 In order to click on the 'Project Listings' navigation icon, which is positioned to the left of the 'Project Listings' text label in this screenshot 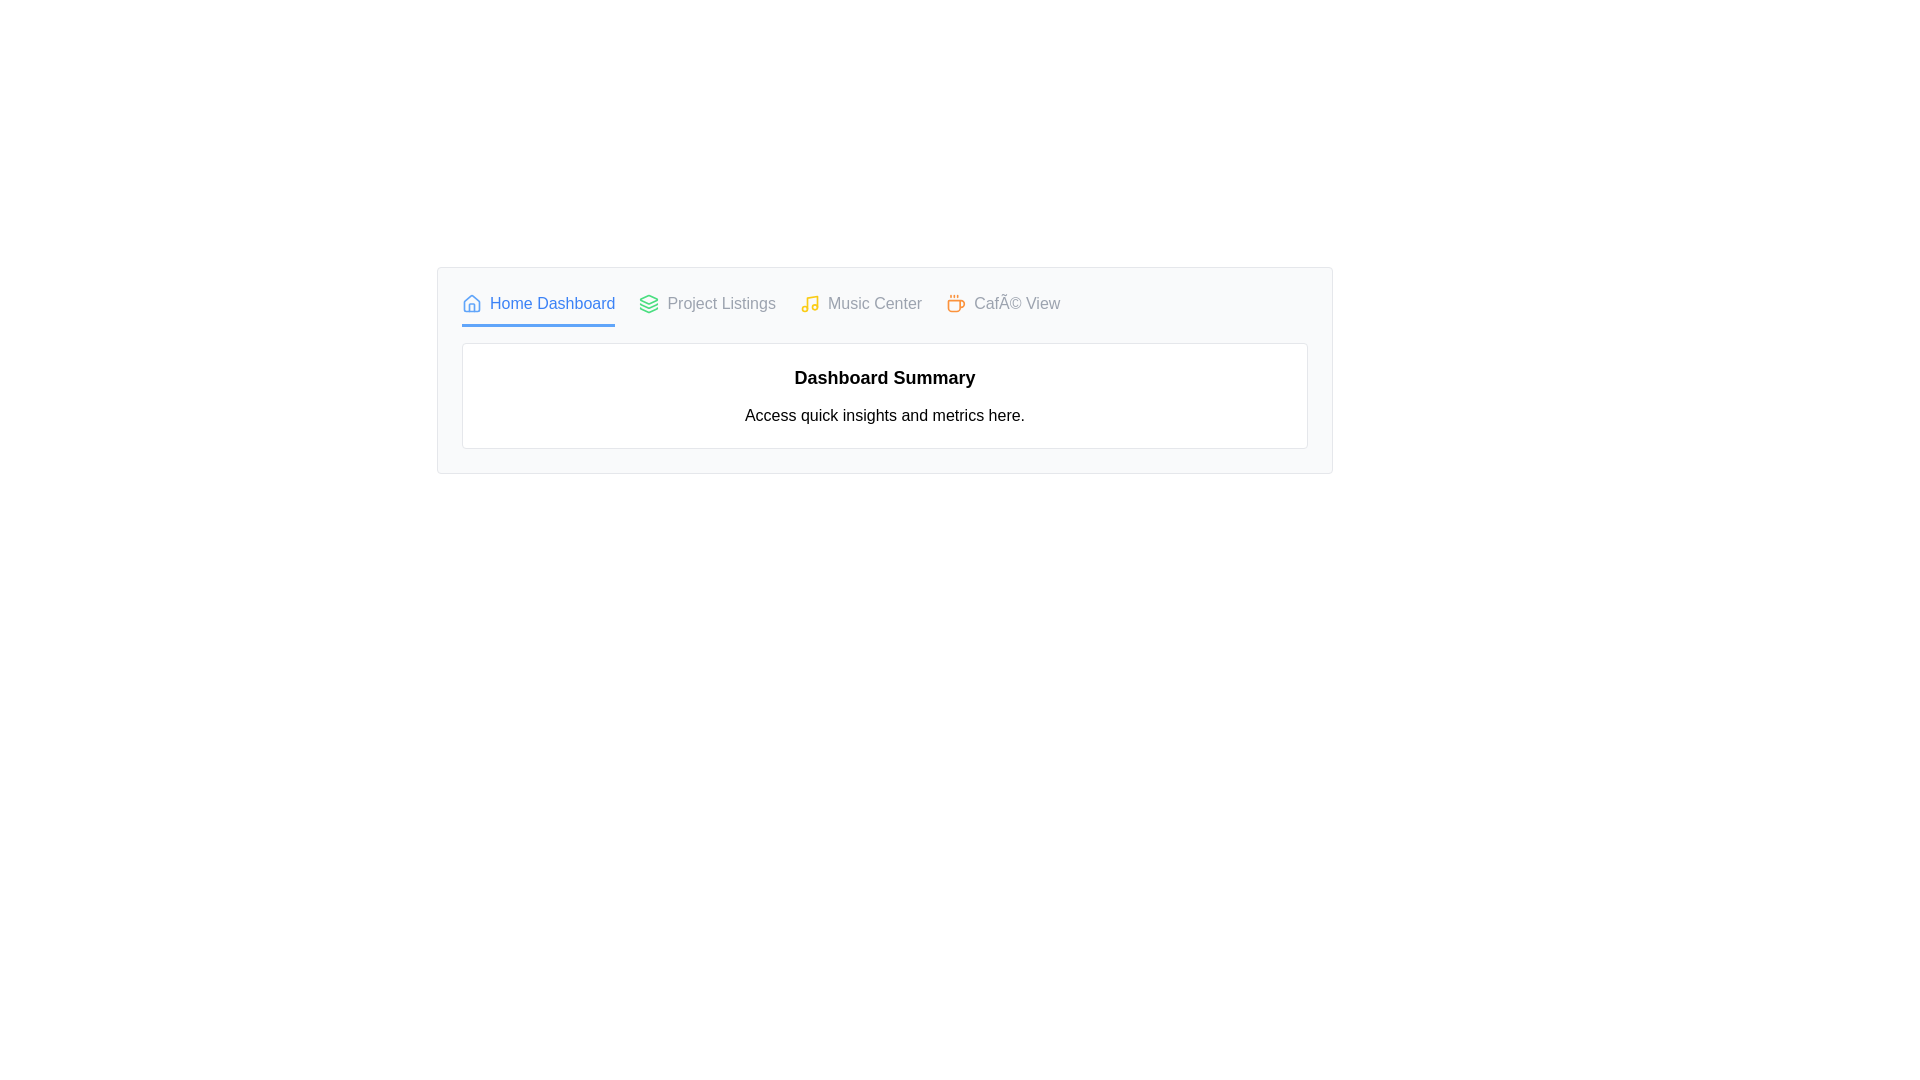, I will do `click(649, 304)`.